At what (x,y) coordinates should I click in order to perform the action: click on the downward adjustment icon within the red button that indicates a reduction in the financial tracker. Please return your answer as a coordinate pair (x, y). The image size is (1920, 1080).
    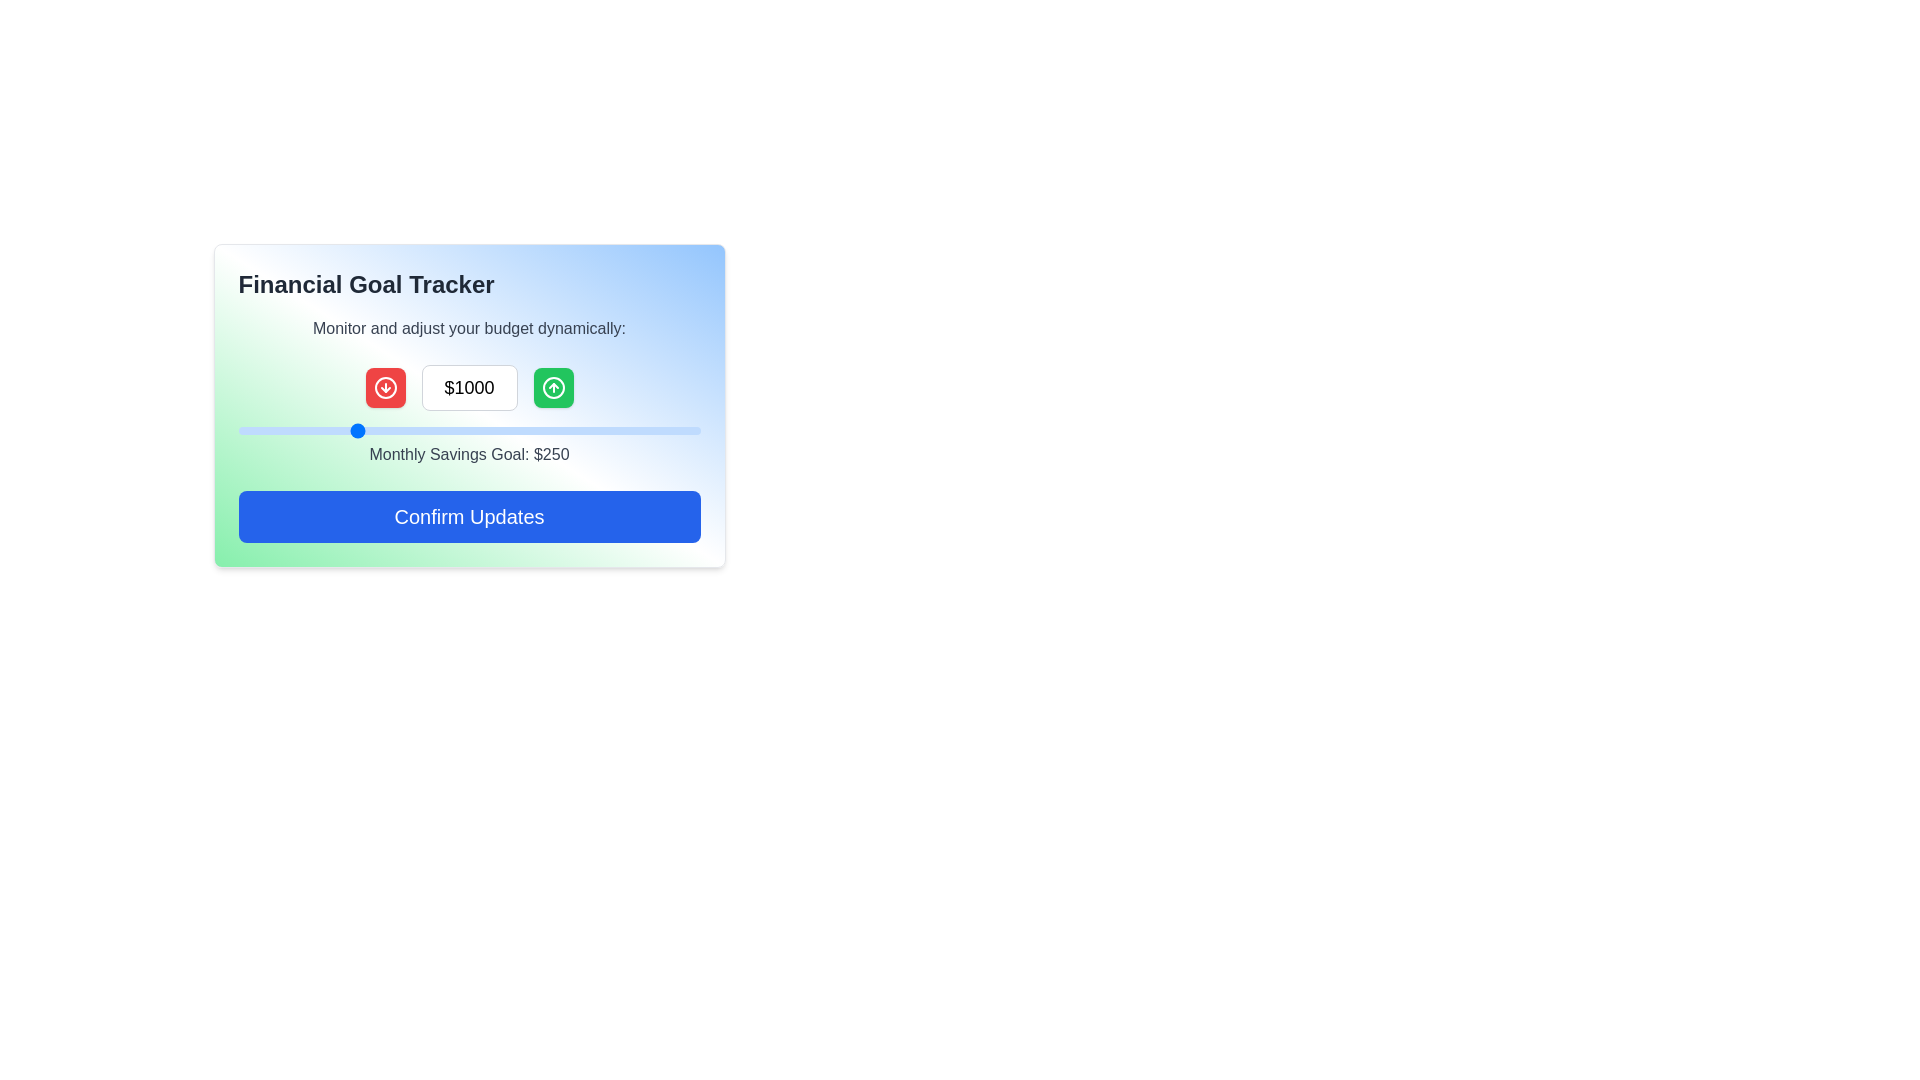
    Looking at the image, I should click on (385, 388).